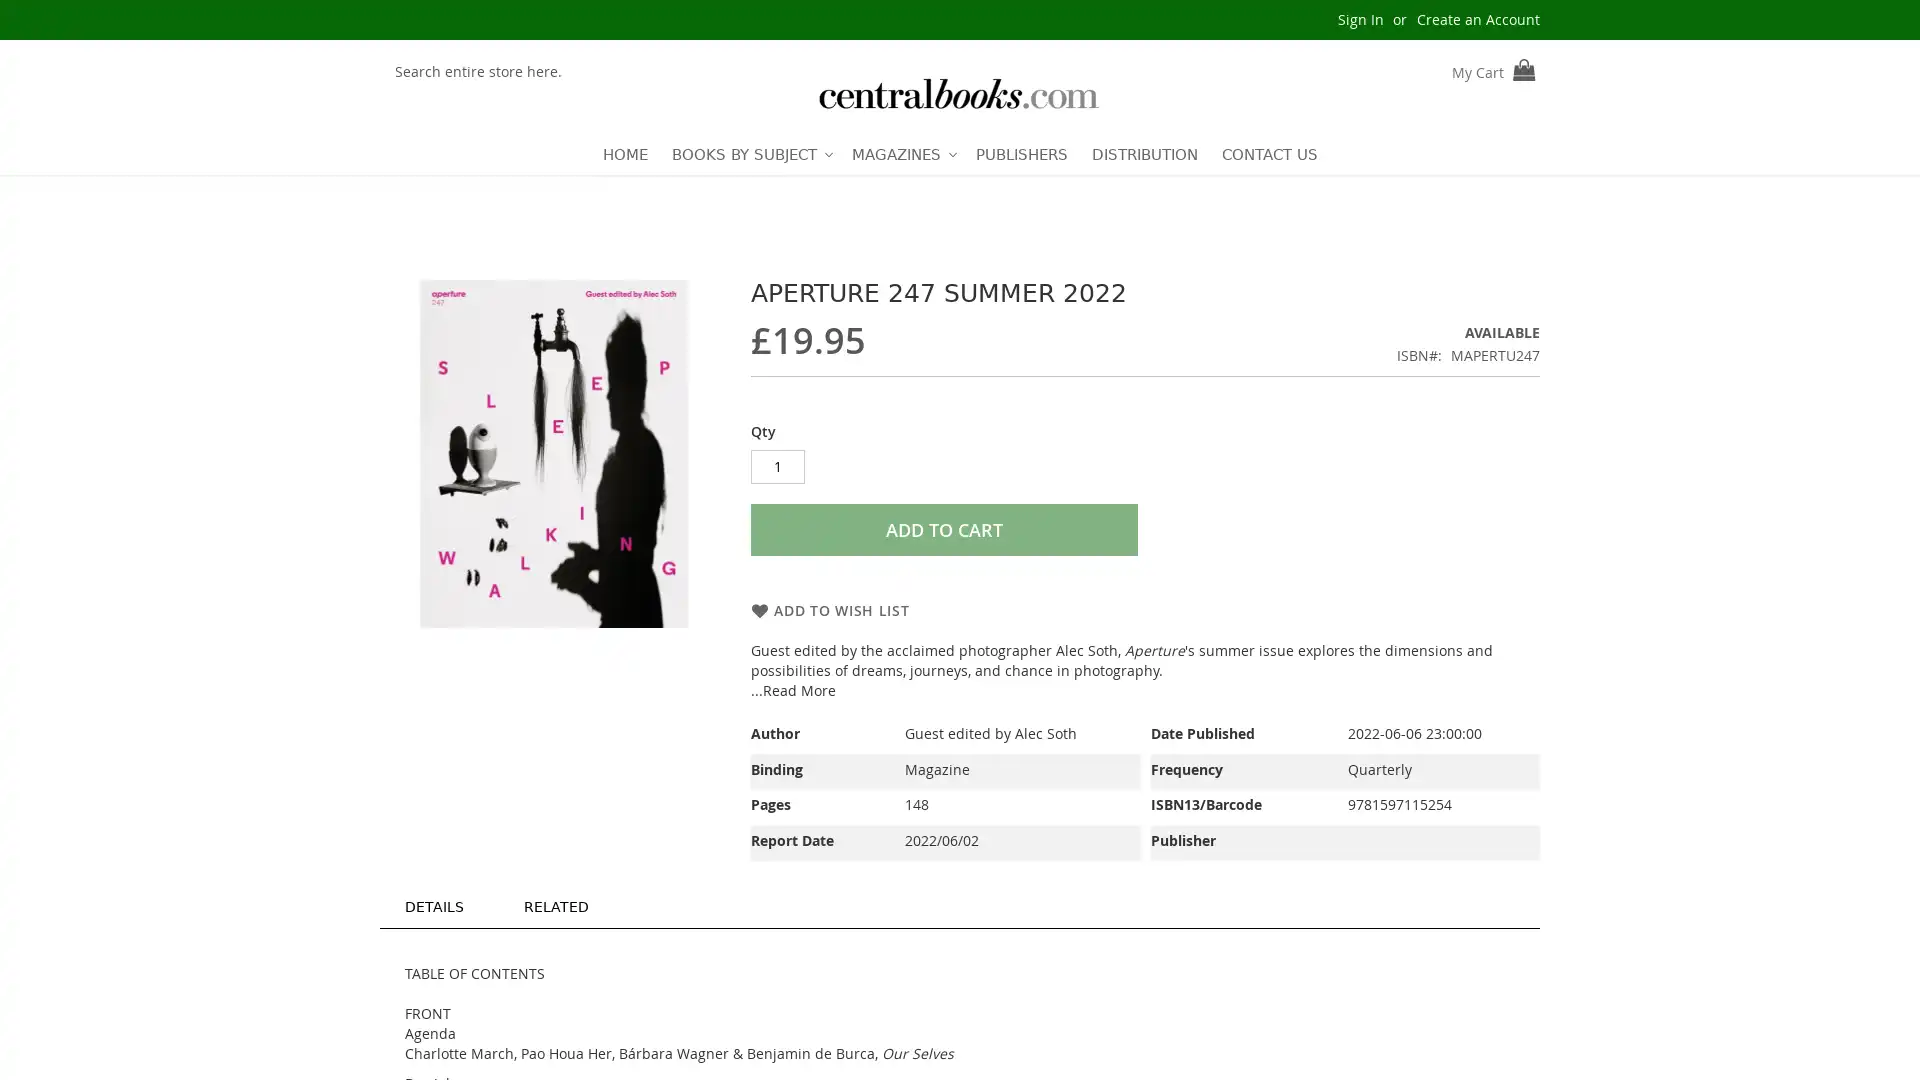 The width and height of the screenshot is (1920, 1080). What do you see at coordinates (424, 684) in the screenshot?
I see `Aperture 247 Summer 2022` at bounding box center [424, 684].